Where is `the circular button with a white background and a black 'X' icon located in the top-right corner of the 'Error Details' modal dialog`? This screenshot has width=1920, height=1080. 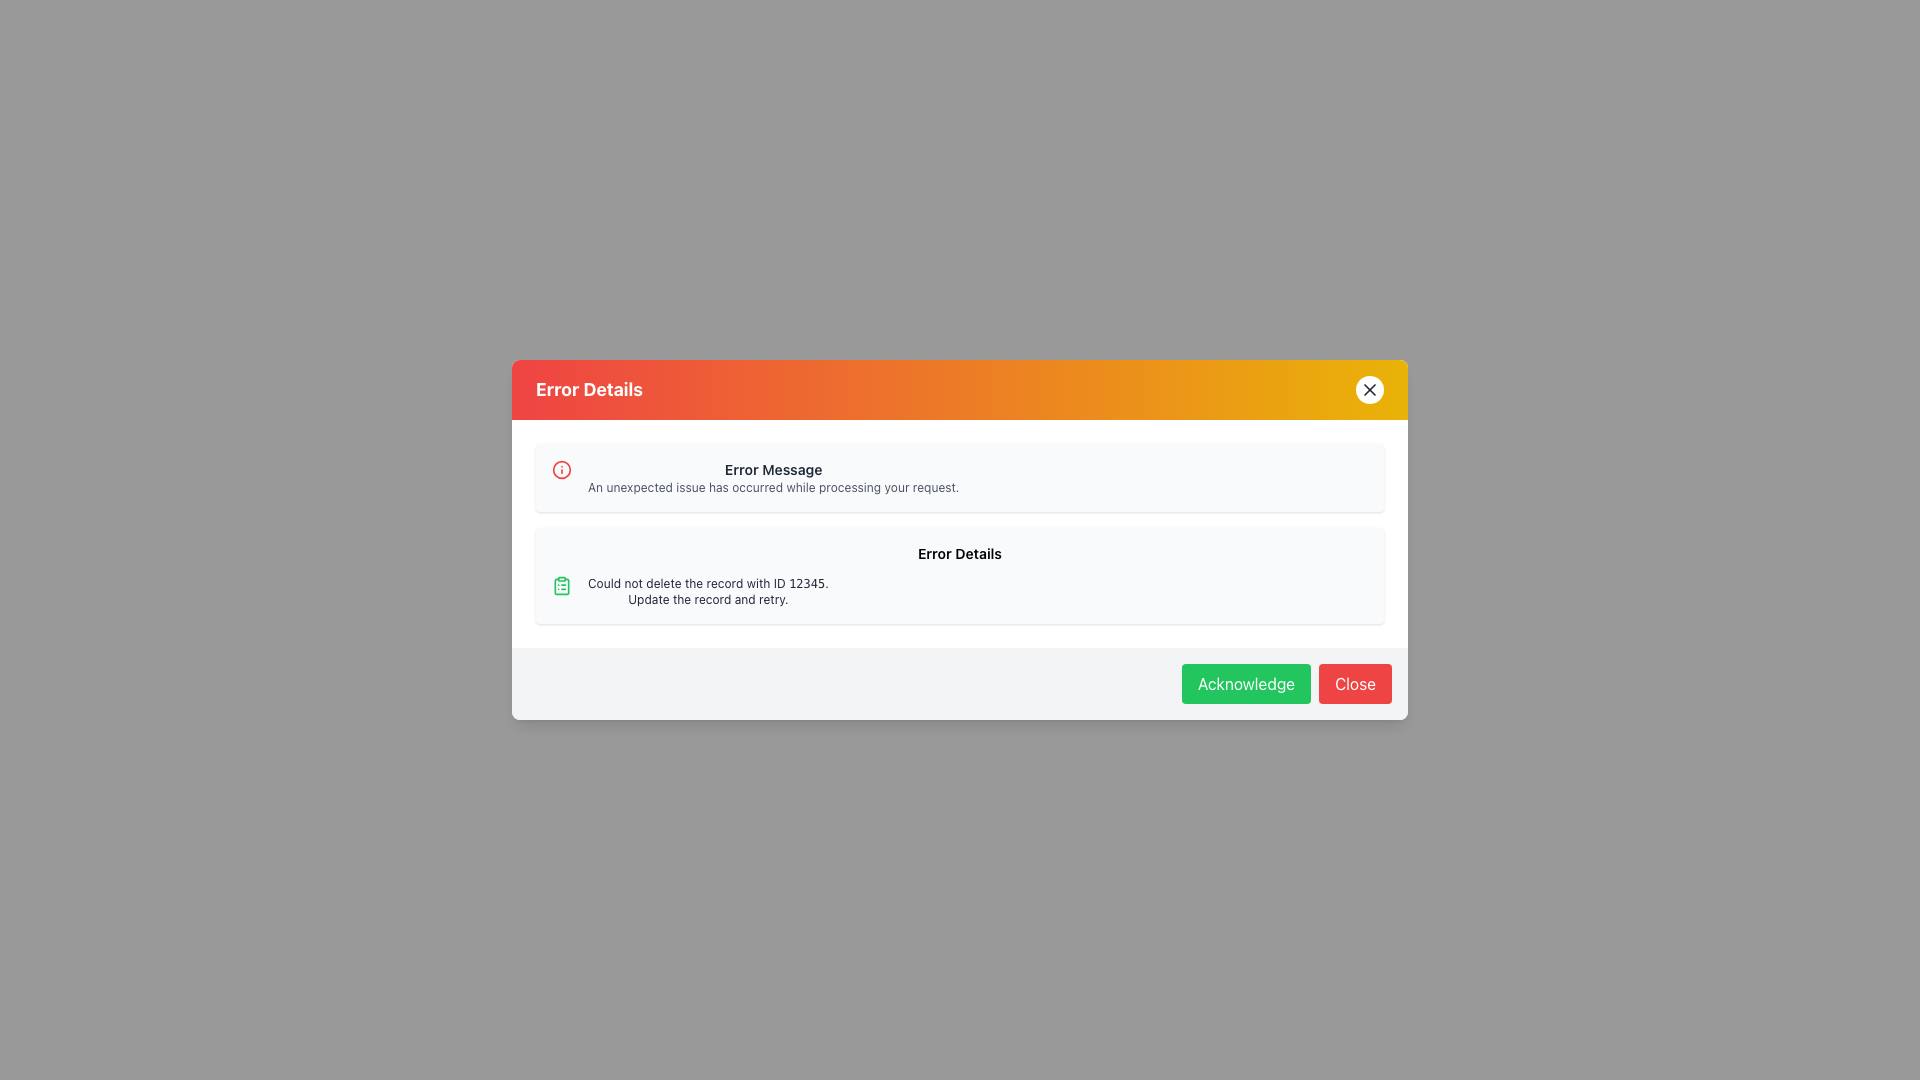 the circular button with a white background and a black 'X' icon located in the top-right corner of the 'Error Details' modal dialog is located at coordinates (1368, 389).